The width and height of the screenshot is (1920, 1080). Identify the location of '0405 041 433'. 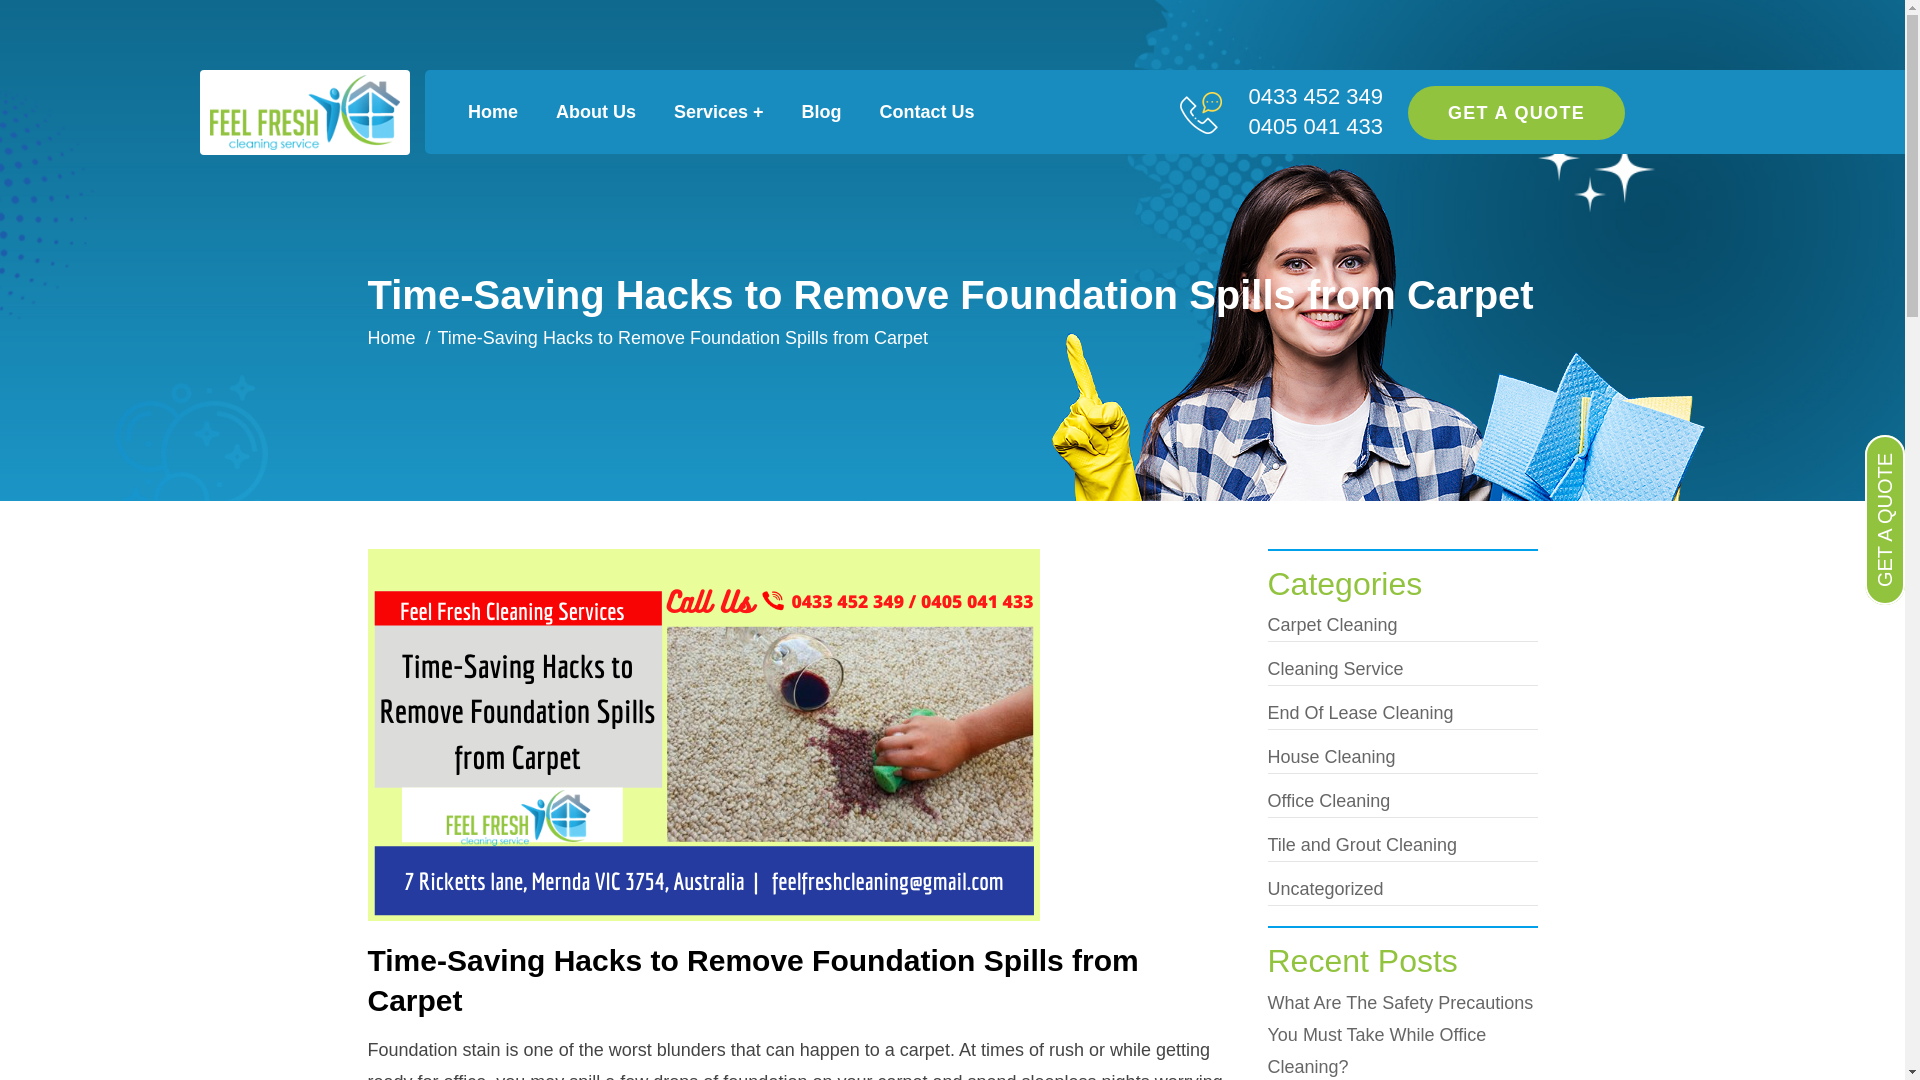
(1315, 127).